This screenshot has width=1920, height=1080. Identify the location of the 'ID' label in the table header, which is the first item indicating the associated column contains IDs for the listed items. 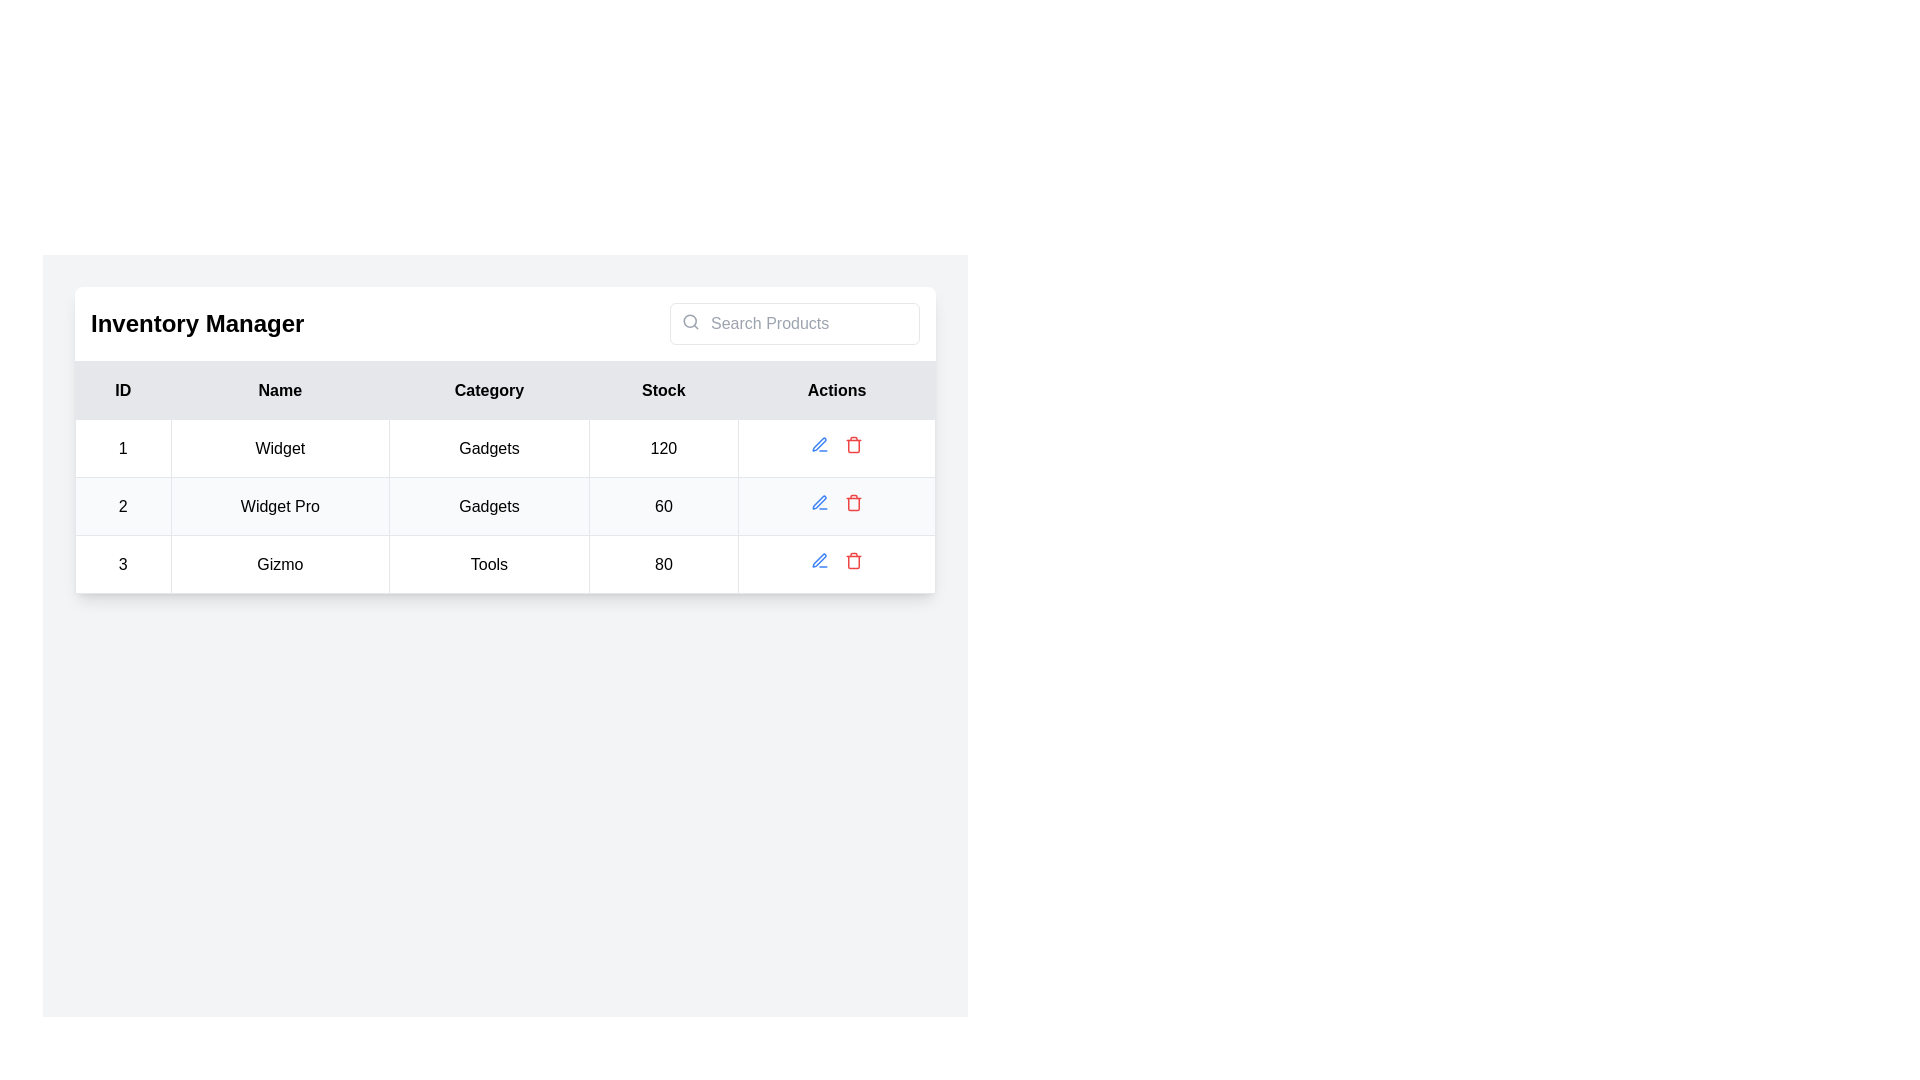
(122, 390).